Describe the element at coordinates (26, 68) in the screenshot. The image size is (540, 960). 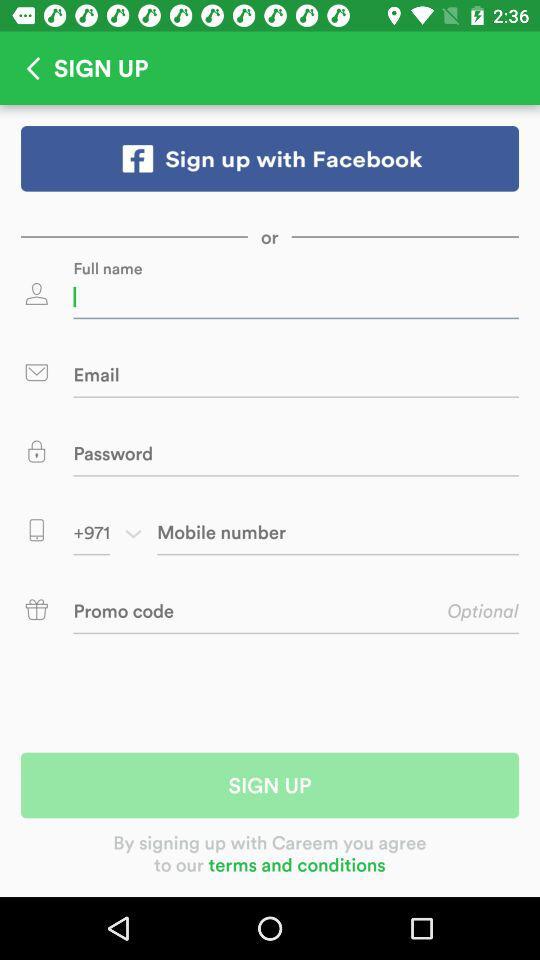
I see `go back` at that location.